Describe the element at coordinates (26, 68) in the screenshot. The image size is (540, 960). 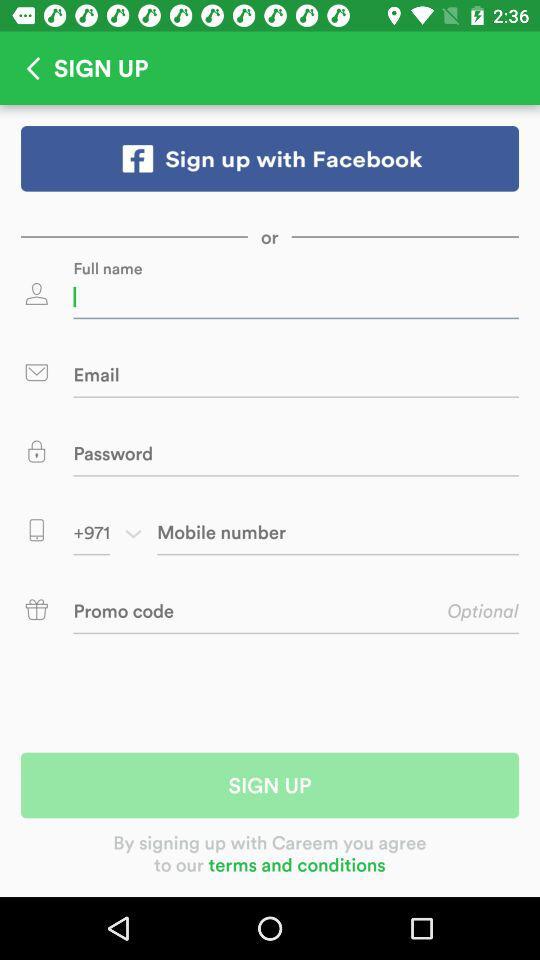
I see `go back` at that location.